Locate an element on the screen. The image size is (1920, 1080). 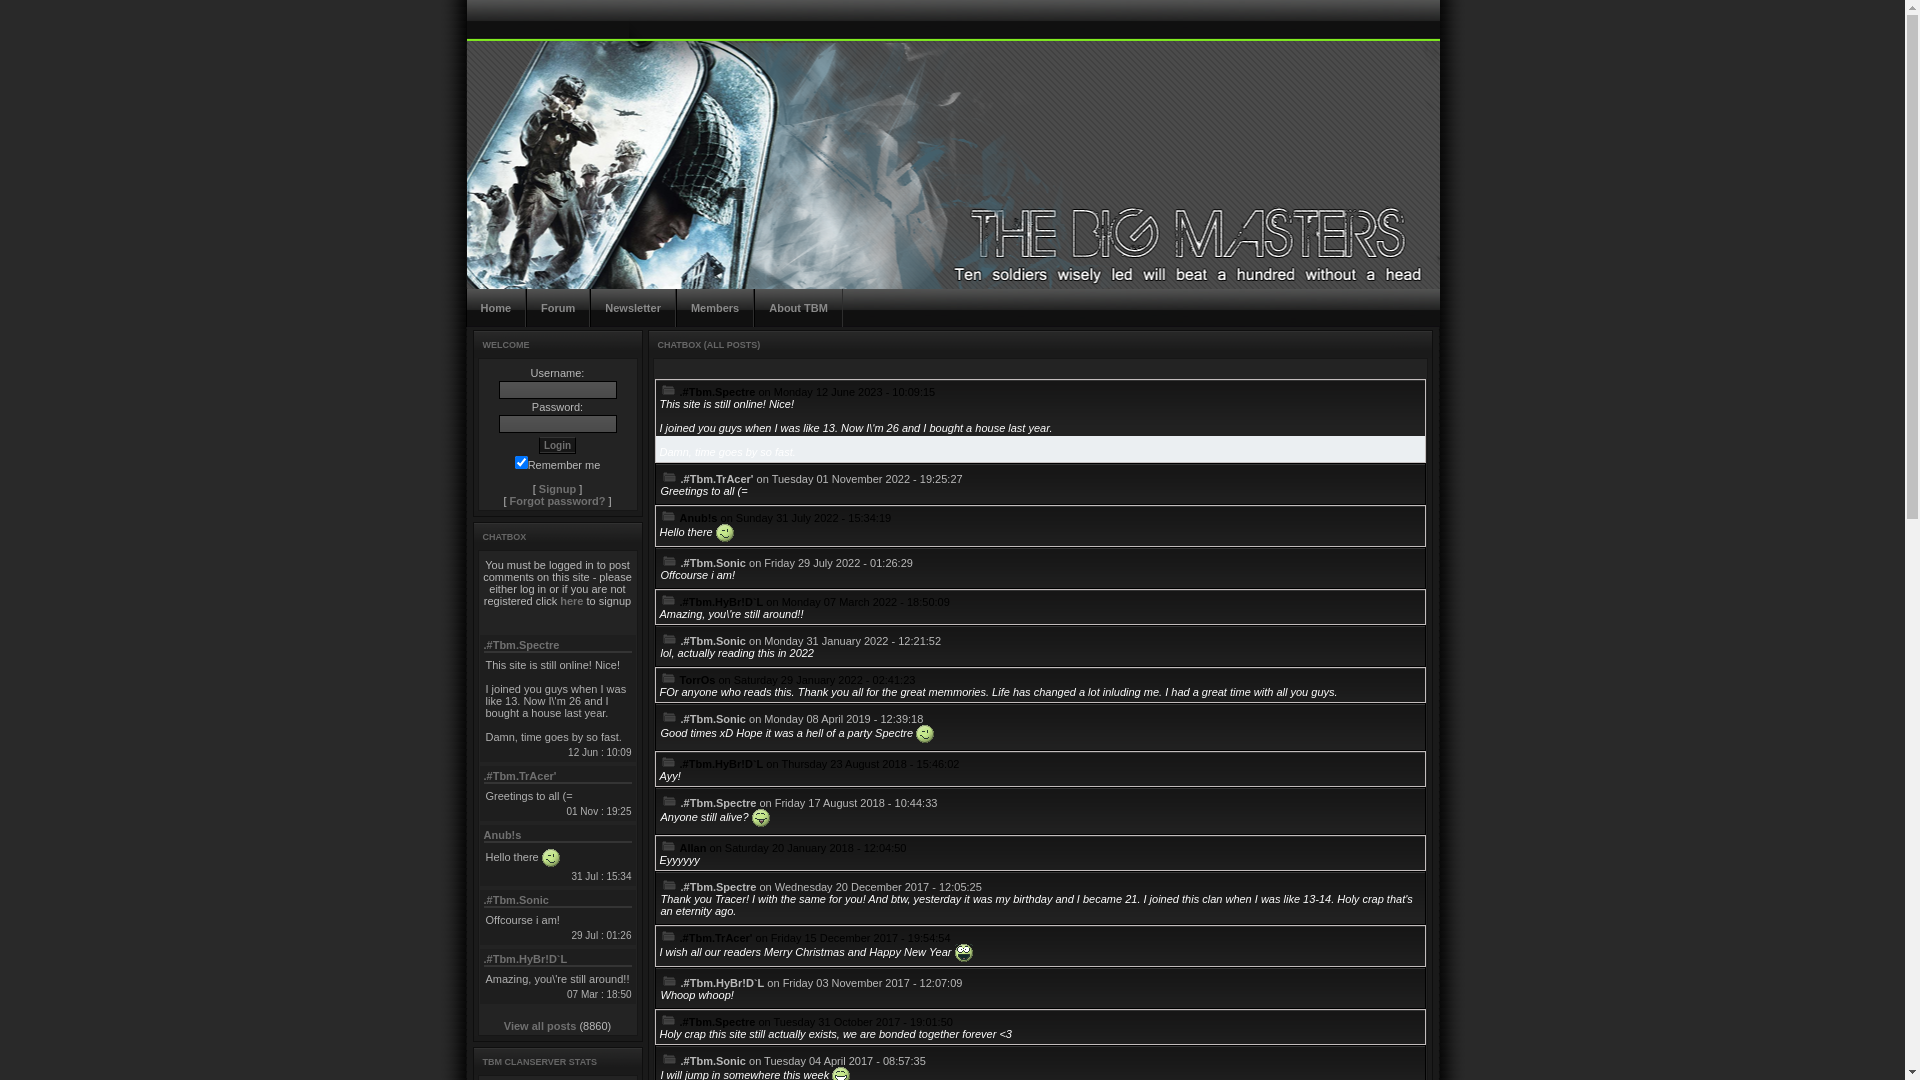
'Forgot password?' is located at coordinates (557, 500).